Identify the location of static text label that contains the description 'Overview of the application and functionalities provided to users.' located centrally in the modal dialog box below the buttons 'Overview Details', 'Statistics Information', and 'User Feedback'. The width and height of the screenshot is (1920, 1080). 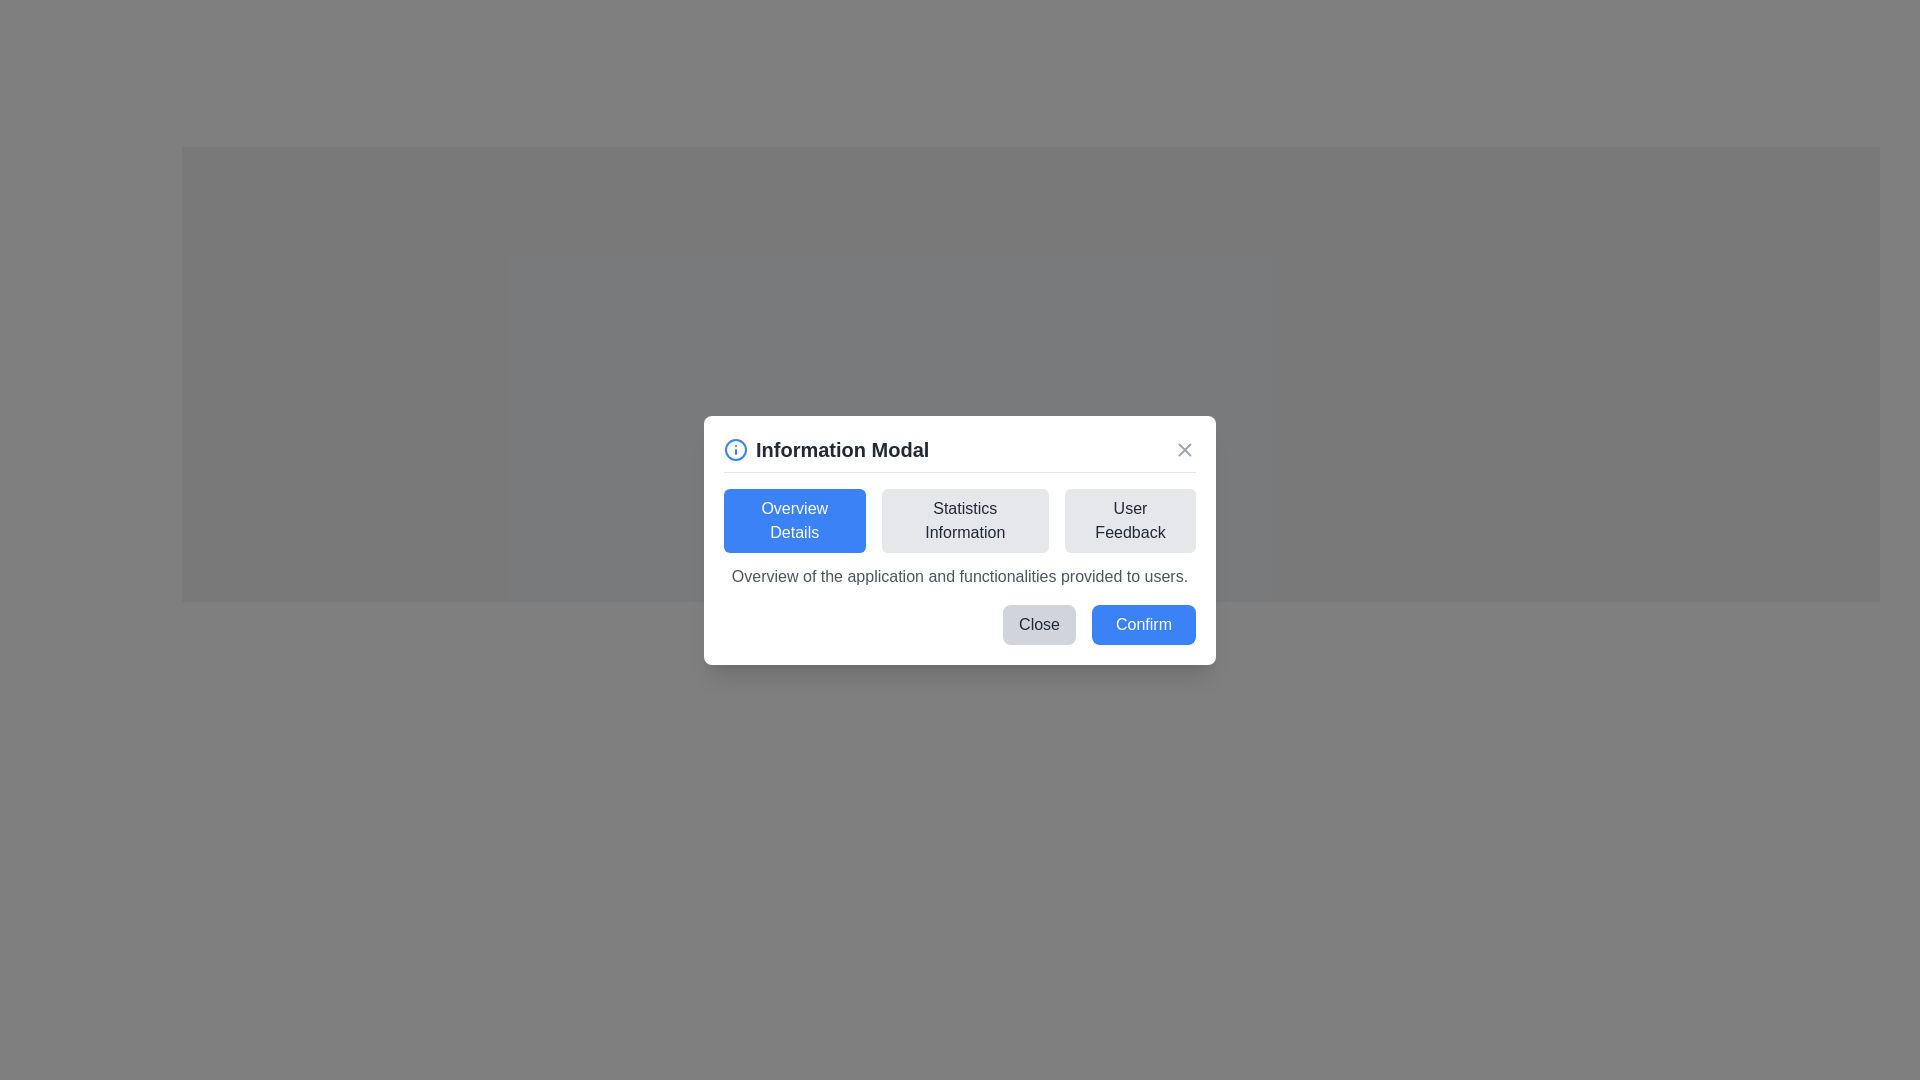
(960, 576).